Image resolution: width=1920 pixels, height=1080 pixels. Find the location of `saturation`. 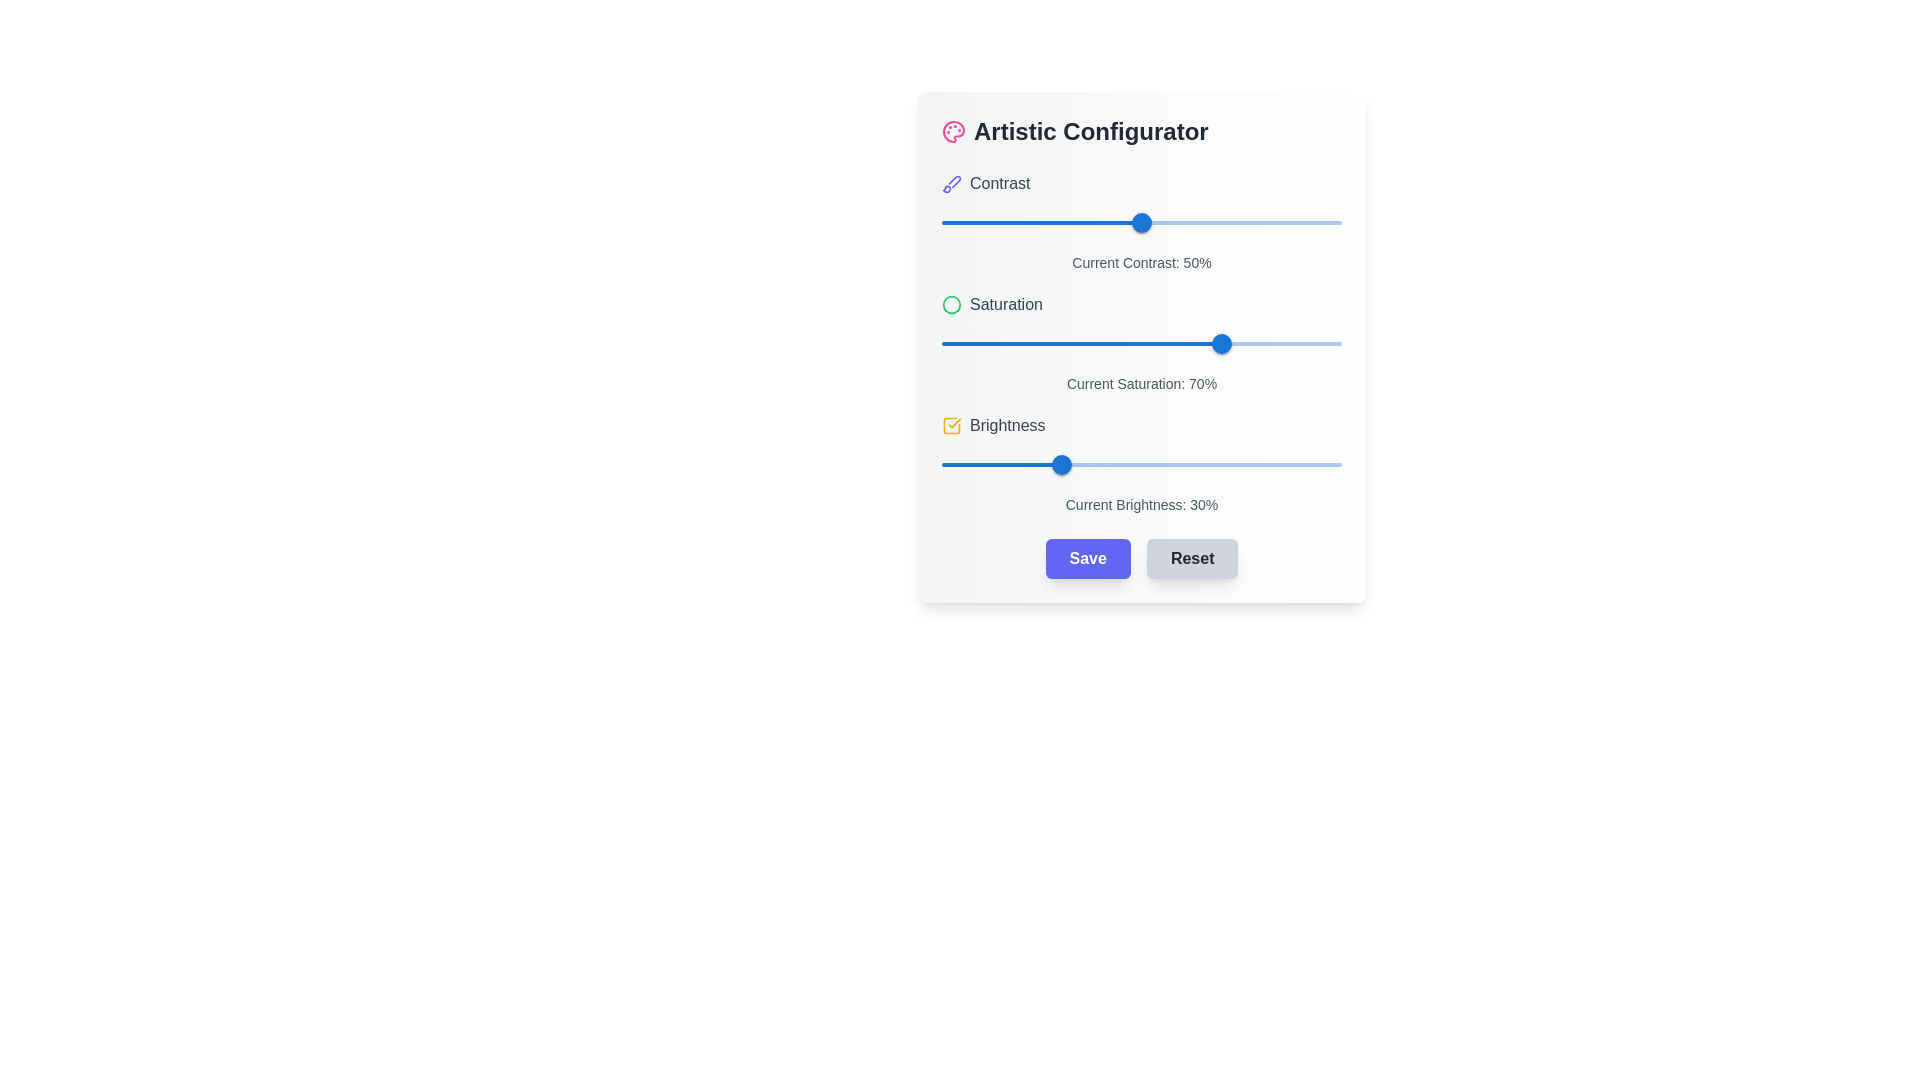

saturation is located at coordinates (1156, 342).